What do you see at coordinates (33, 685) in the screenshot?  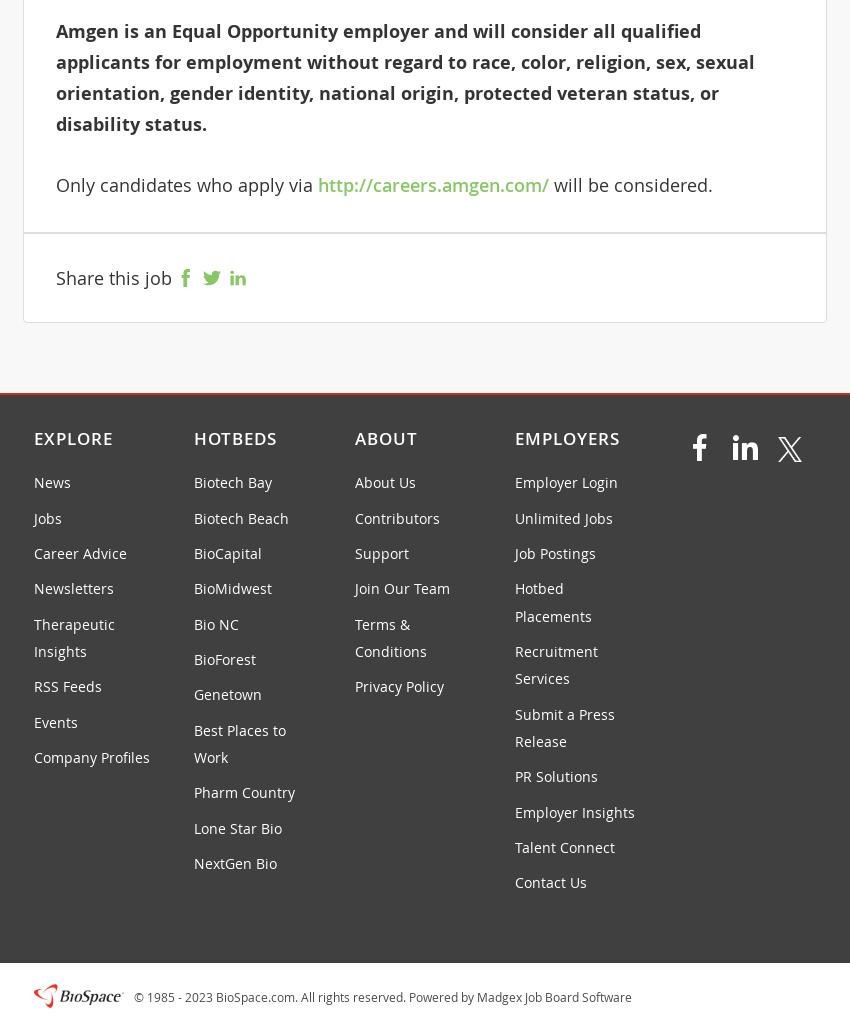 I see `'RSS Feeds'` at bounding box center [33, 685].